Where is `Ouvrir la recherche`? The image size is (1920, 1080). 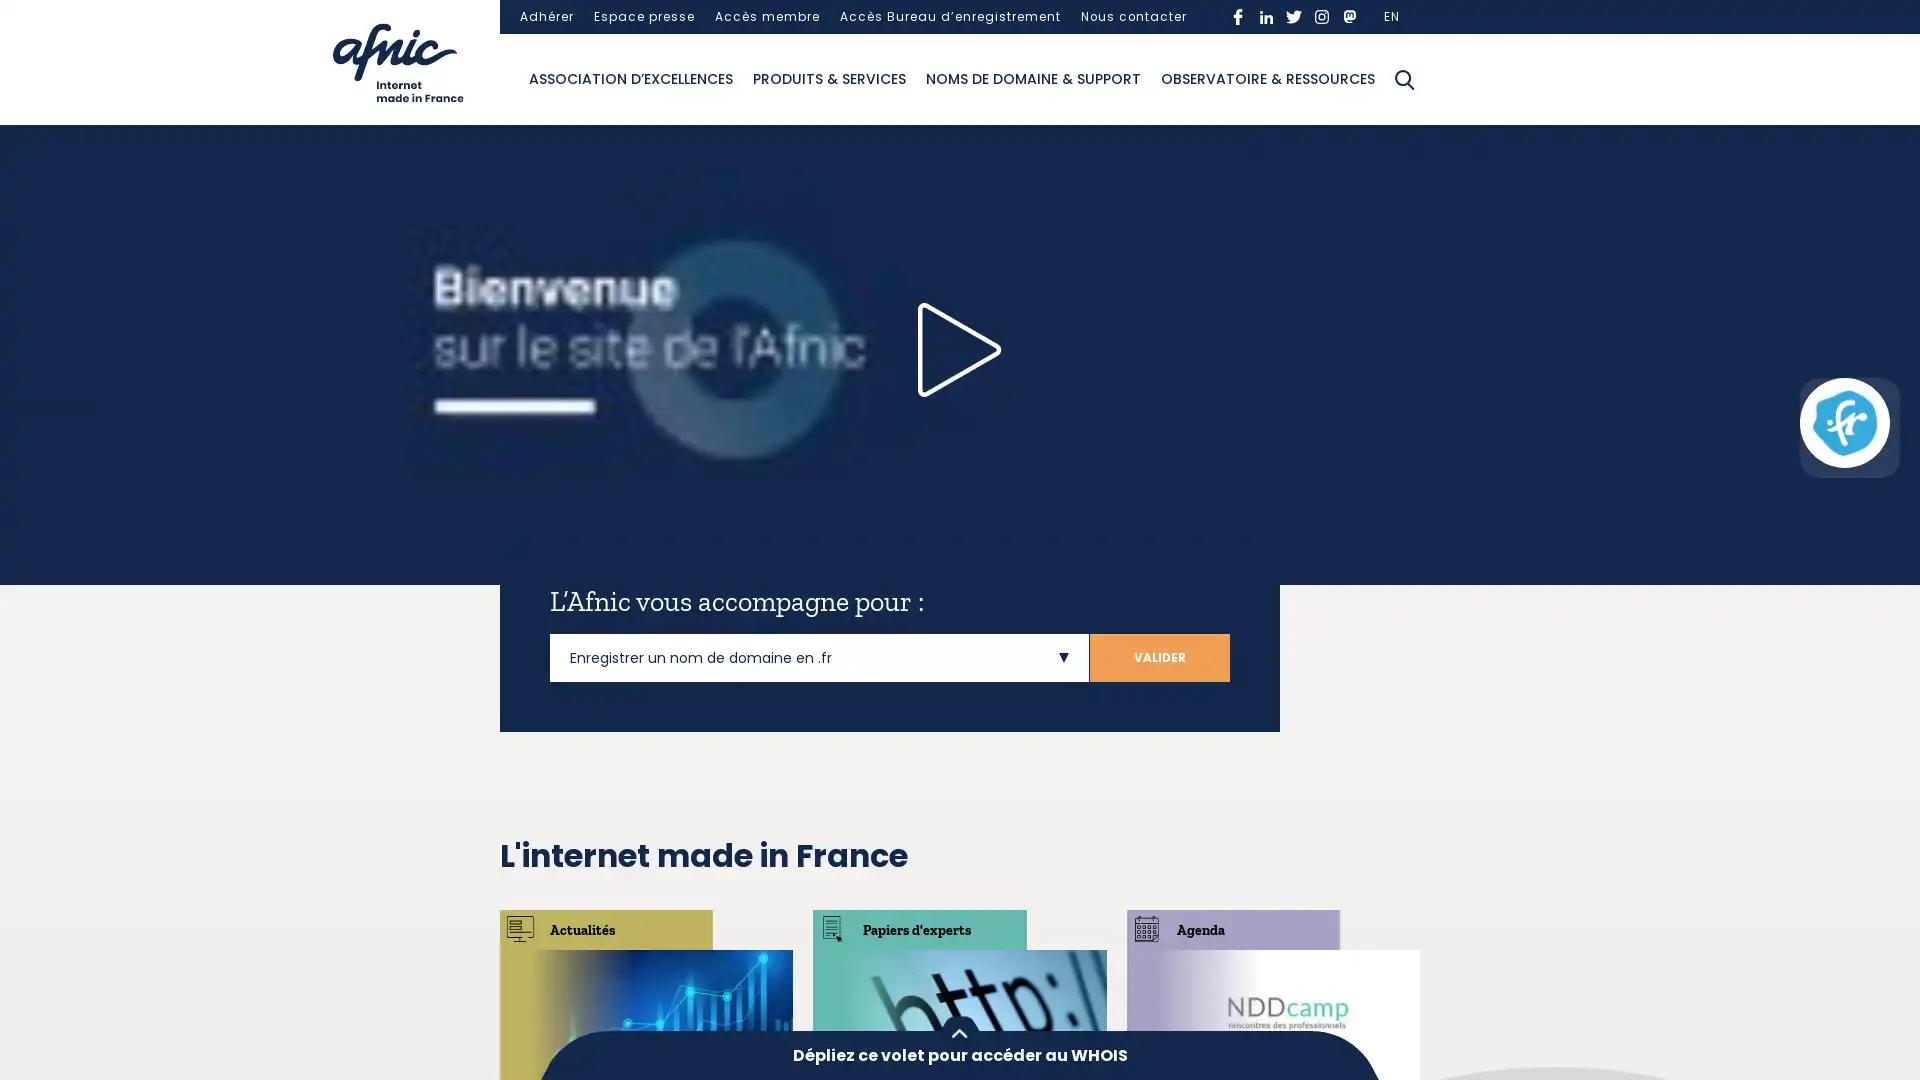
Ouvrir la recherche is located at coordinates (1404, 77).